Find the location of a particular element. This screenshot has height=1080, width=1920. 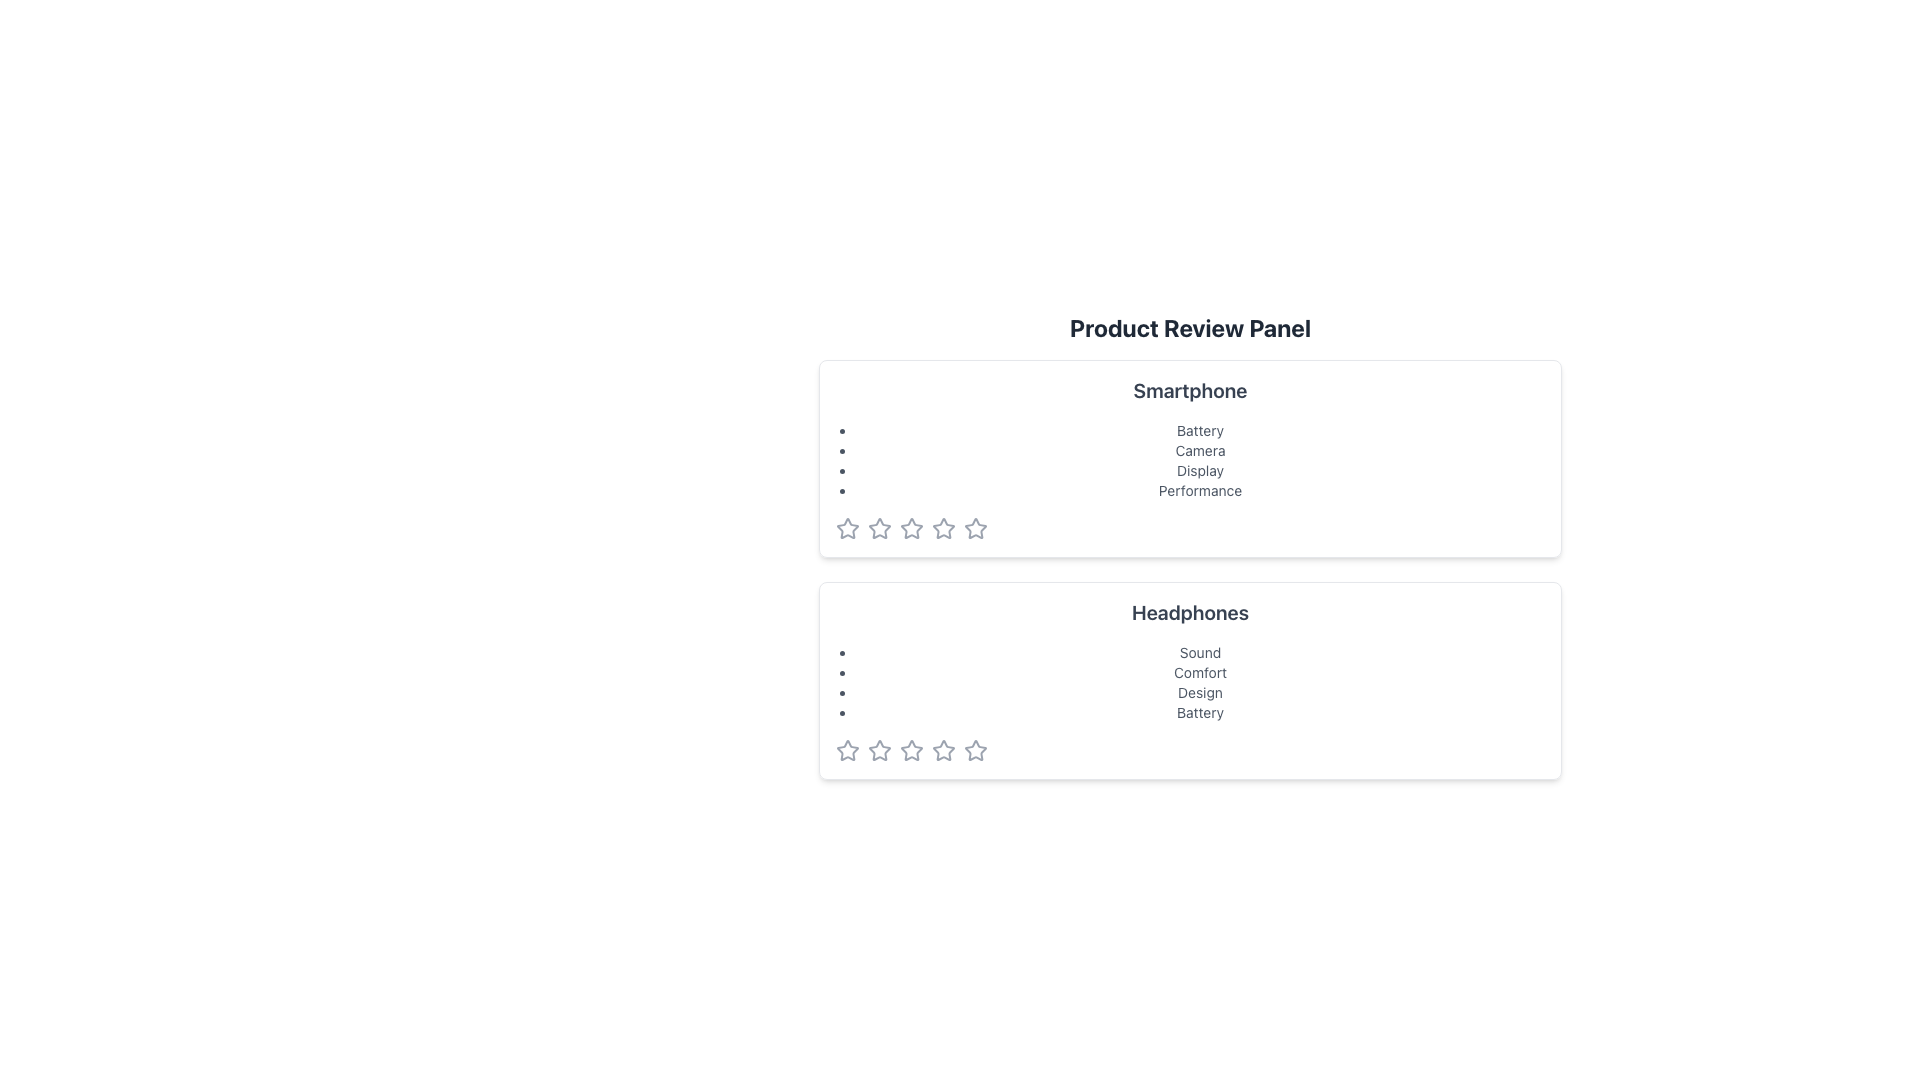

the 'Comfort' category text label within the 'Headphones' attributes list is located at coordinates (1200, 672).